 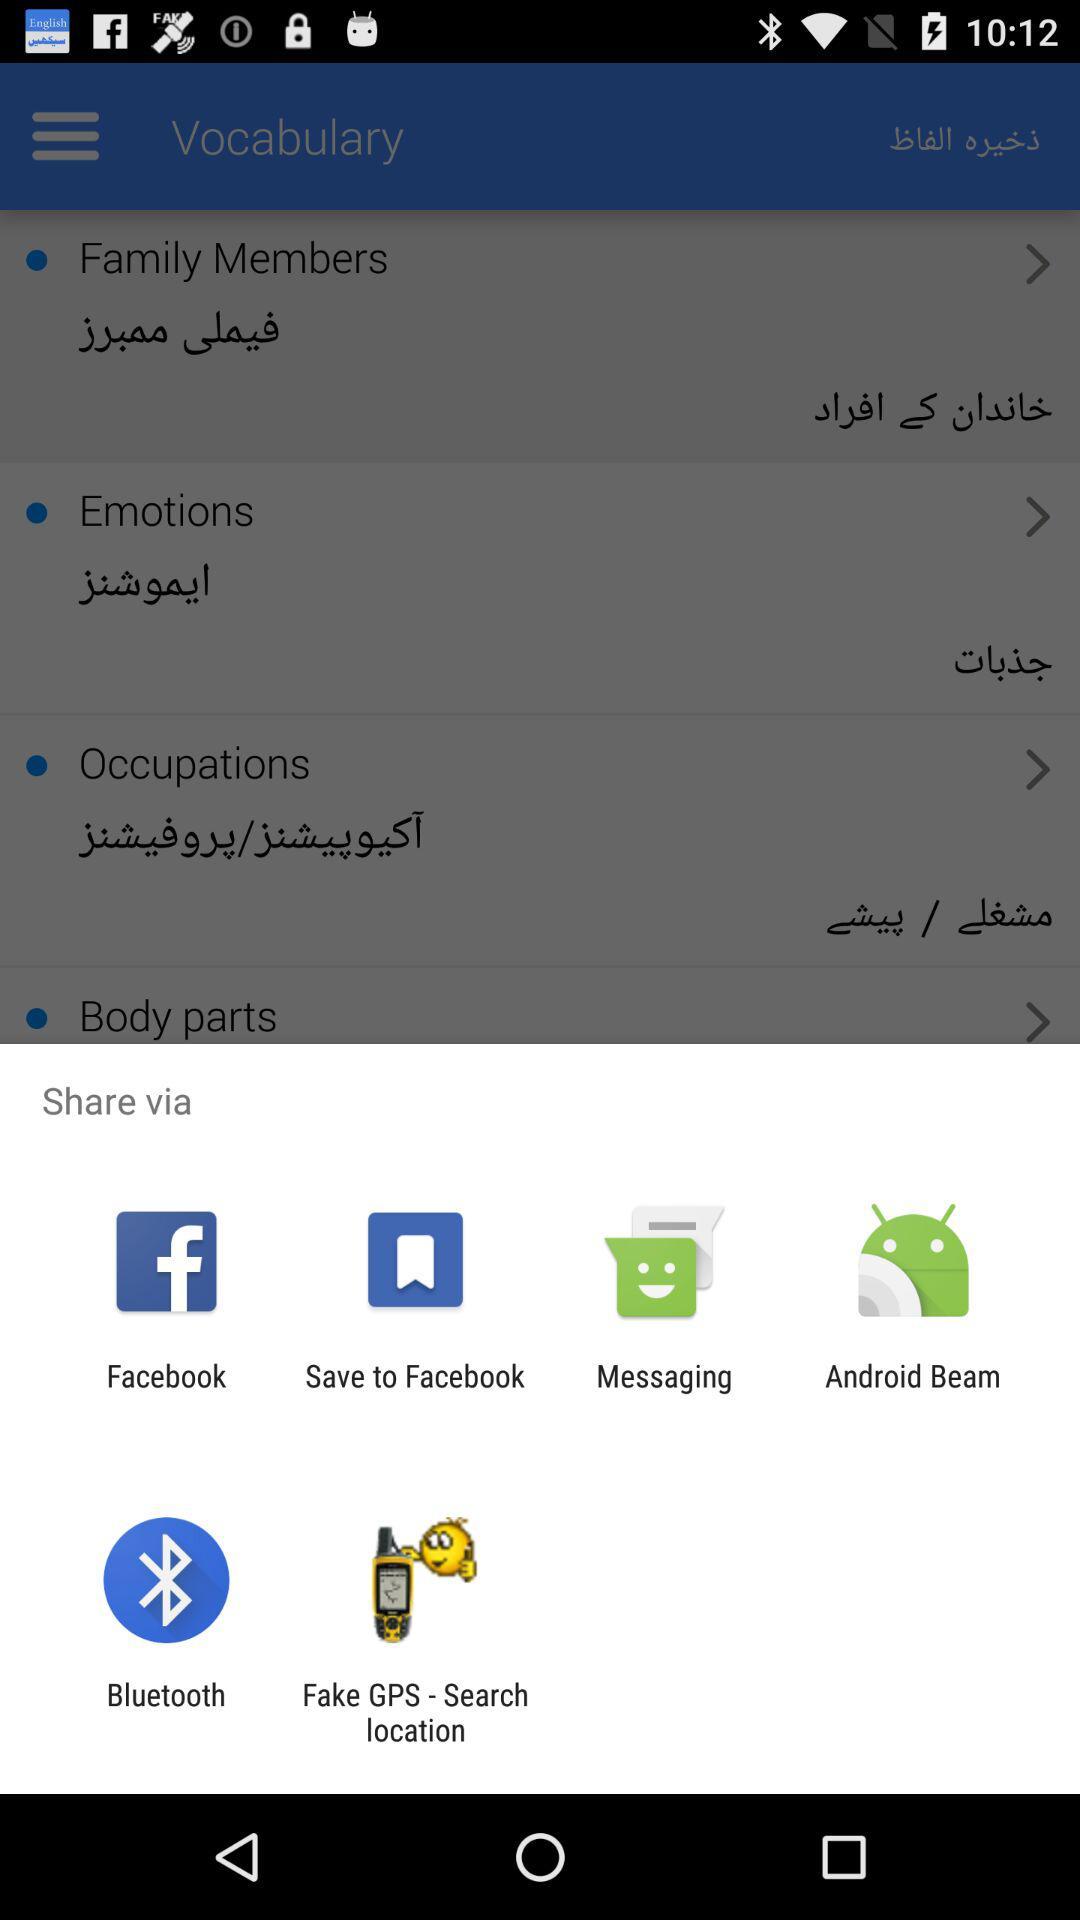 What do you see at coordinates (165, 1711) in the screenshot?
I see `the bluetooth item` at bounding box center [165, 1711].